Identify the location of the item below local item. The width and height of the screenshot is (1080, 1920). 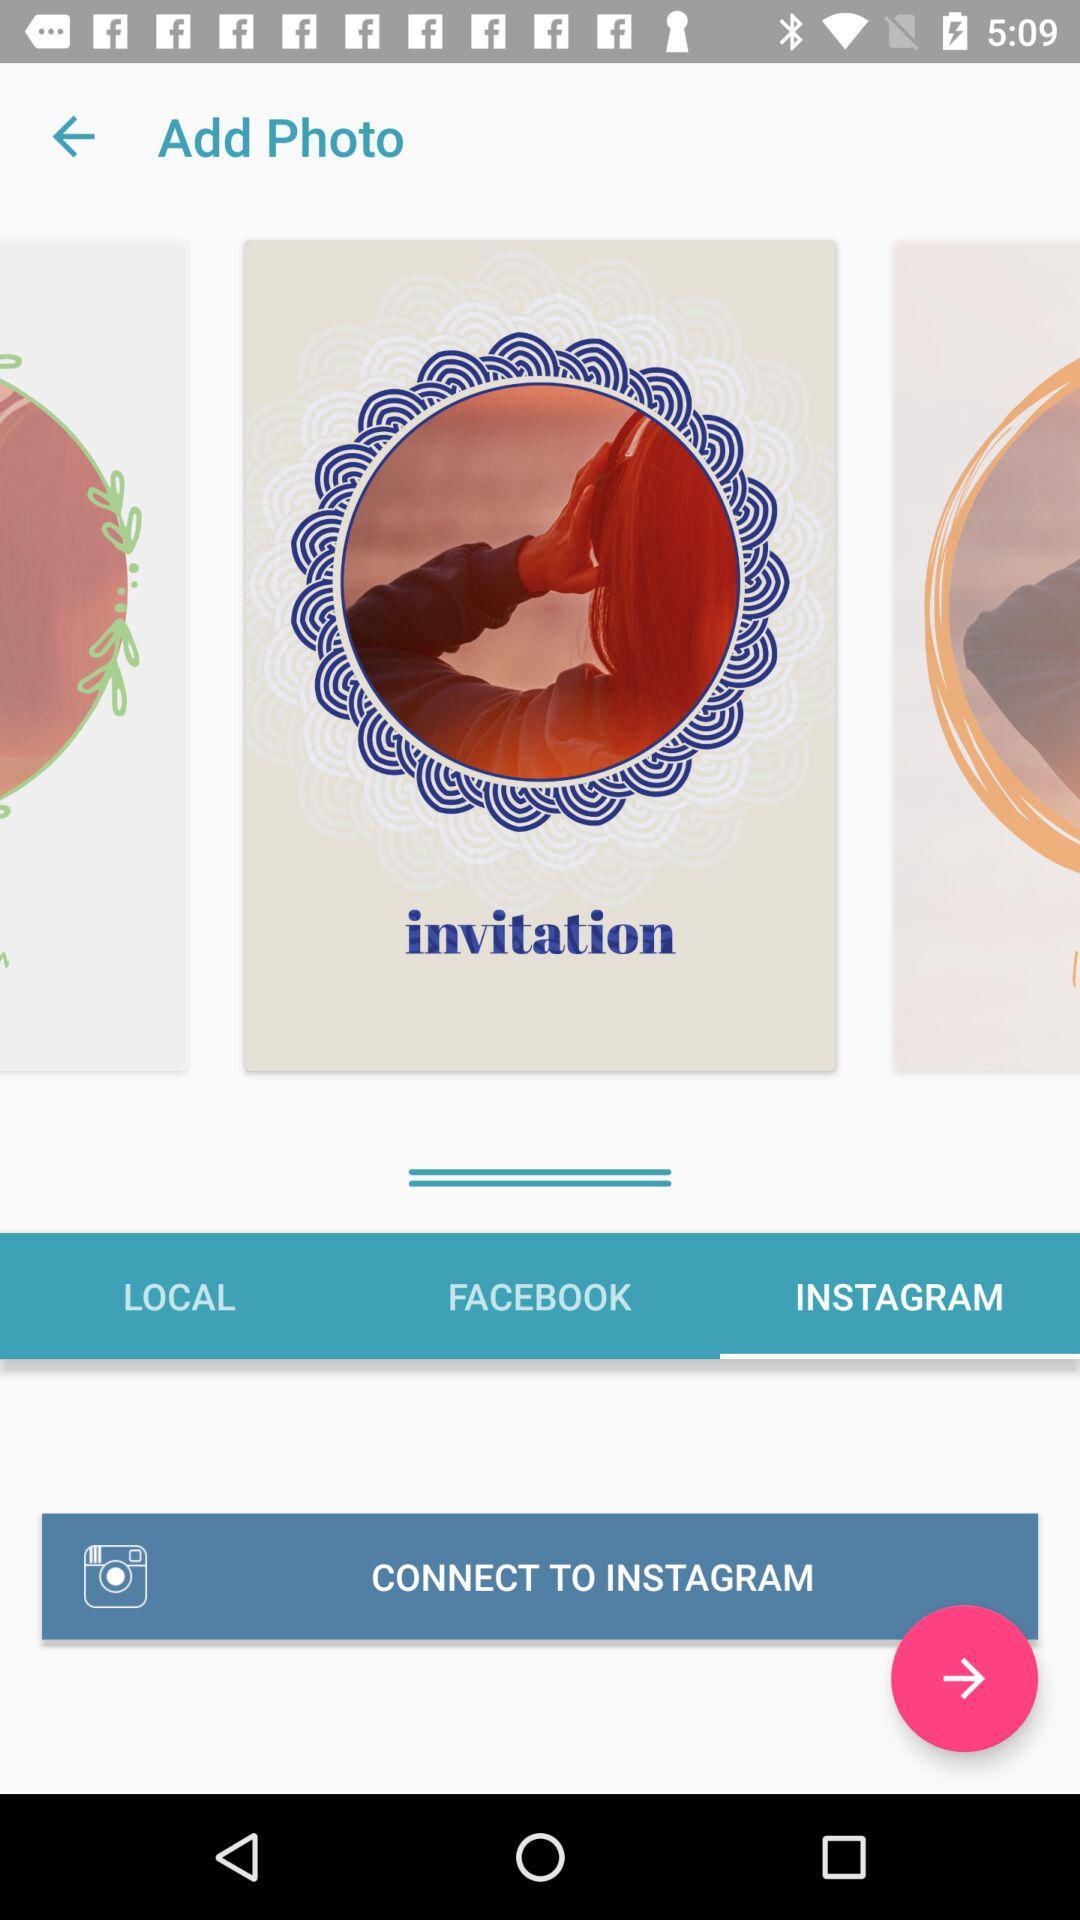
(540, 1575).